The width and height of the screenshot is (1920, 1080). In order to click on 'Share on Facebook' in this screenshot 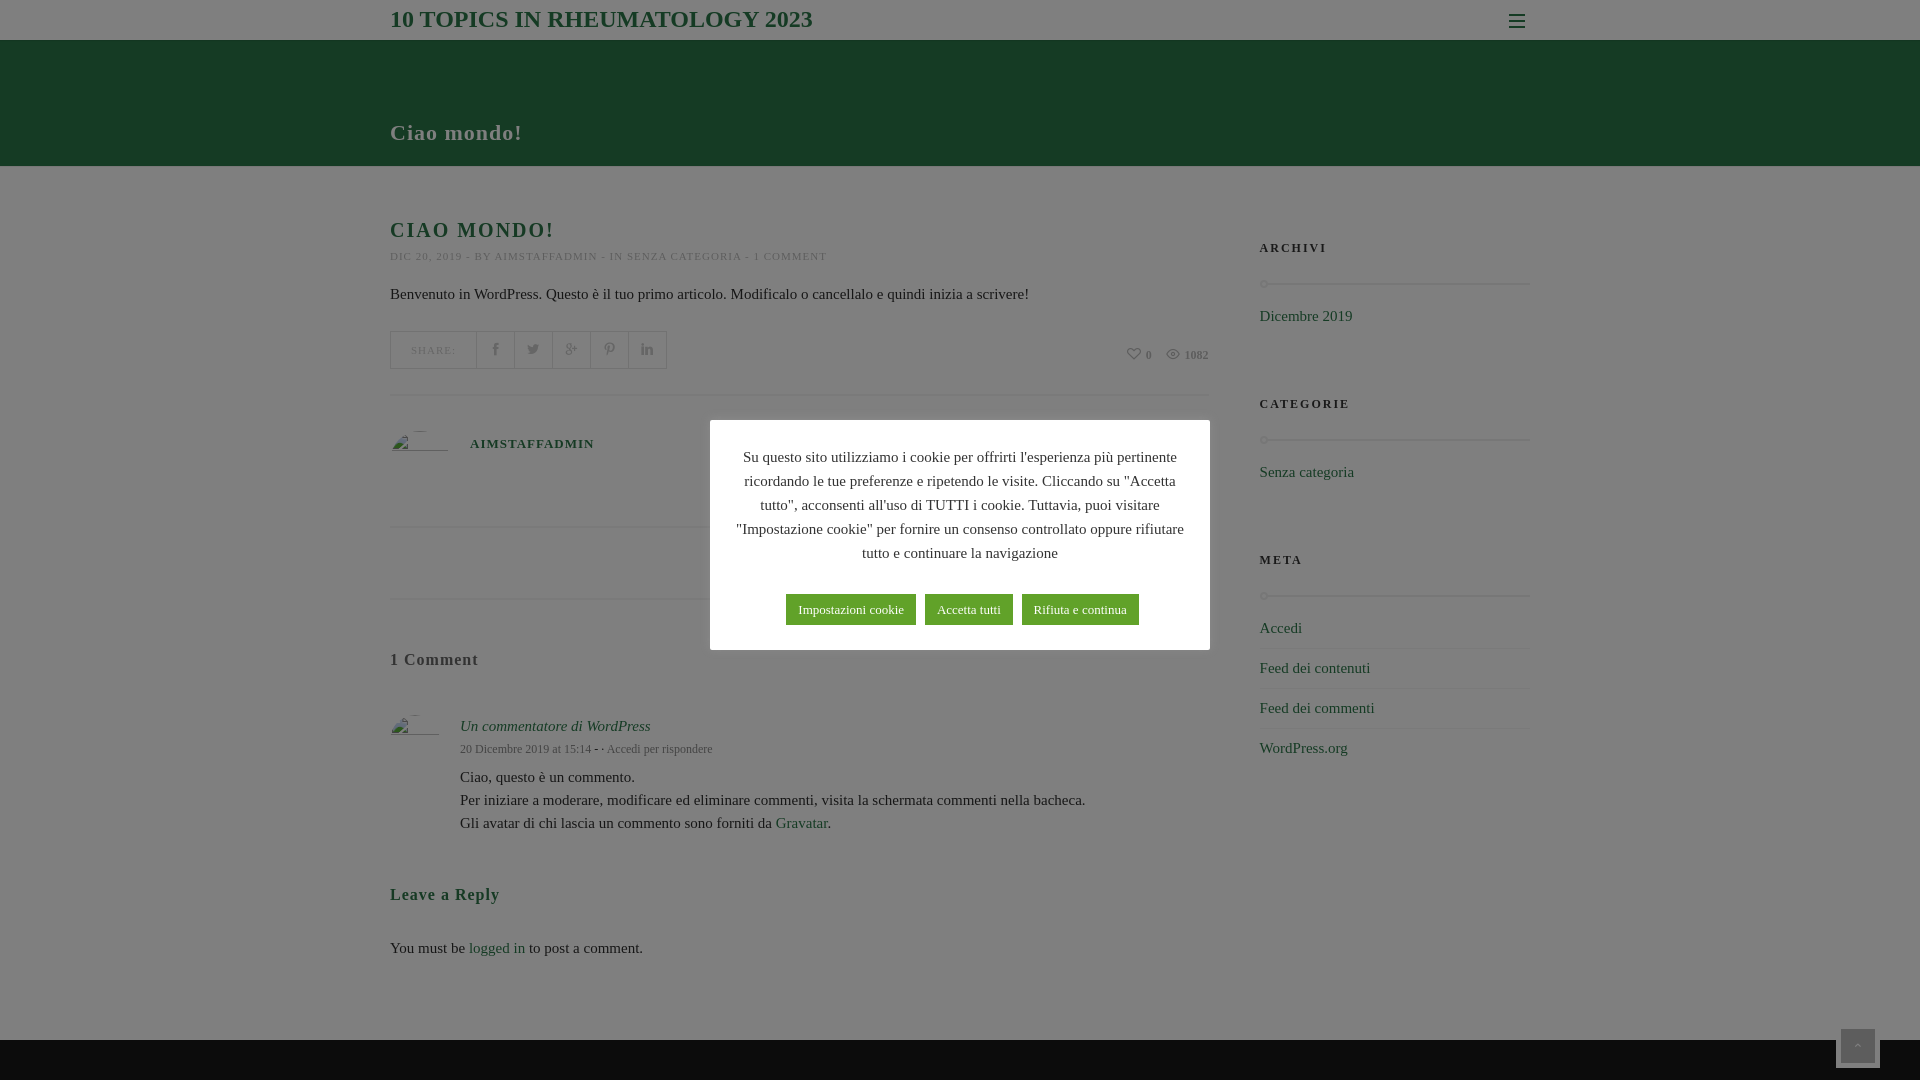, I will do `click(495, 349)`.